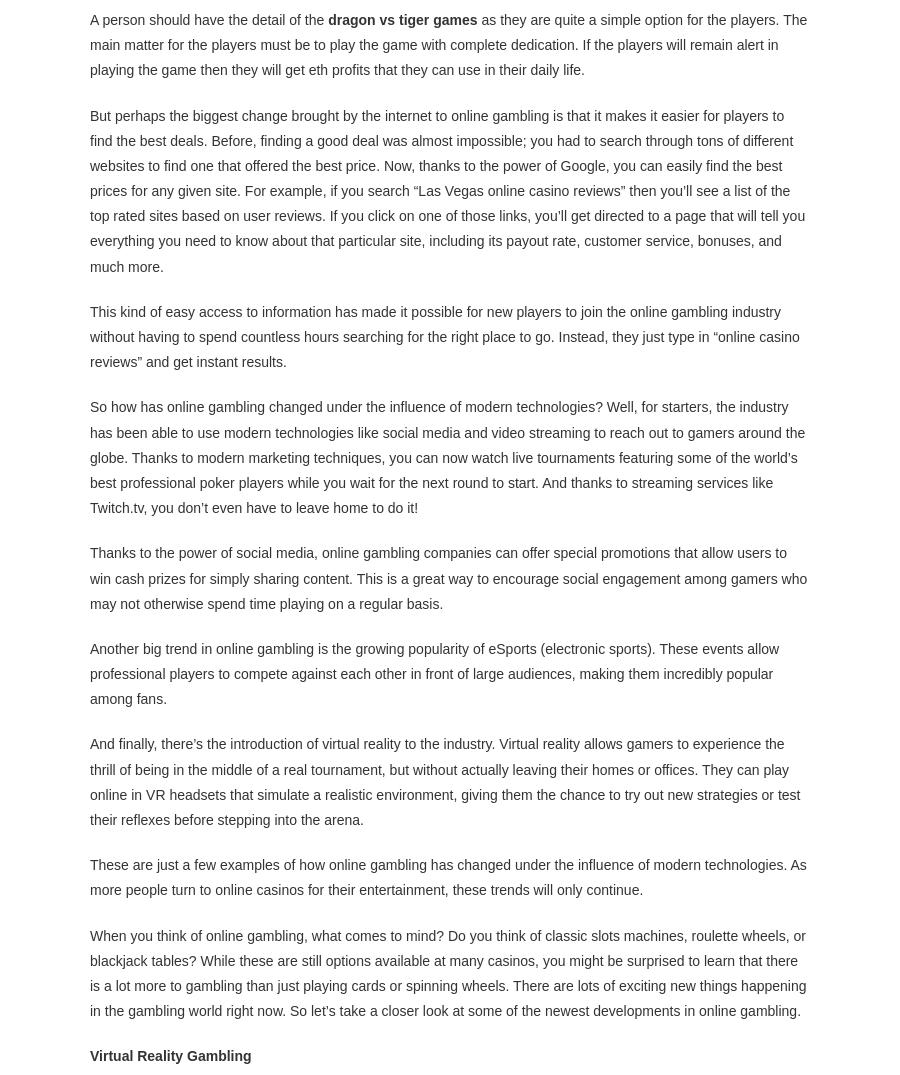 The image size is (900, 1075). Describe the element at coordinates (448, 972) in the screenshot. I see `'When you think of online gambling, what comes to mind? Do you think of classic slots machines, roulette wheels, or blackjack tables? While these are still options available at many casinos, you might be surprised to learn that there is a lot more to gambling than just playing cards or spinning wheels. There are lots of exciting new things happening in the gambling world right now. So let’s take a closer look at some of the newest developments in online gambling.'` at that location.